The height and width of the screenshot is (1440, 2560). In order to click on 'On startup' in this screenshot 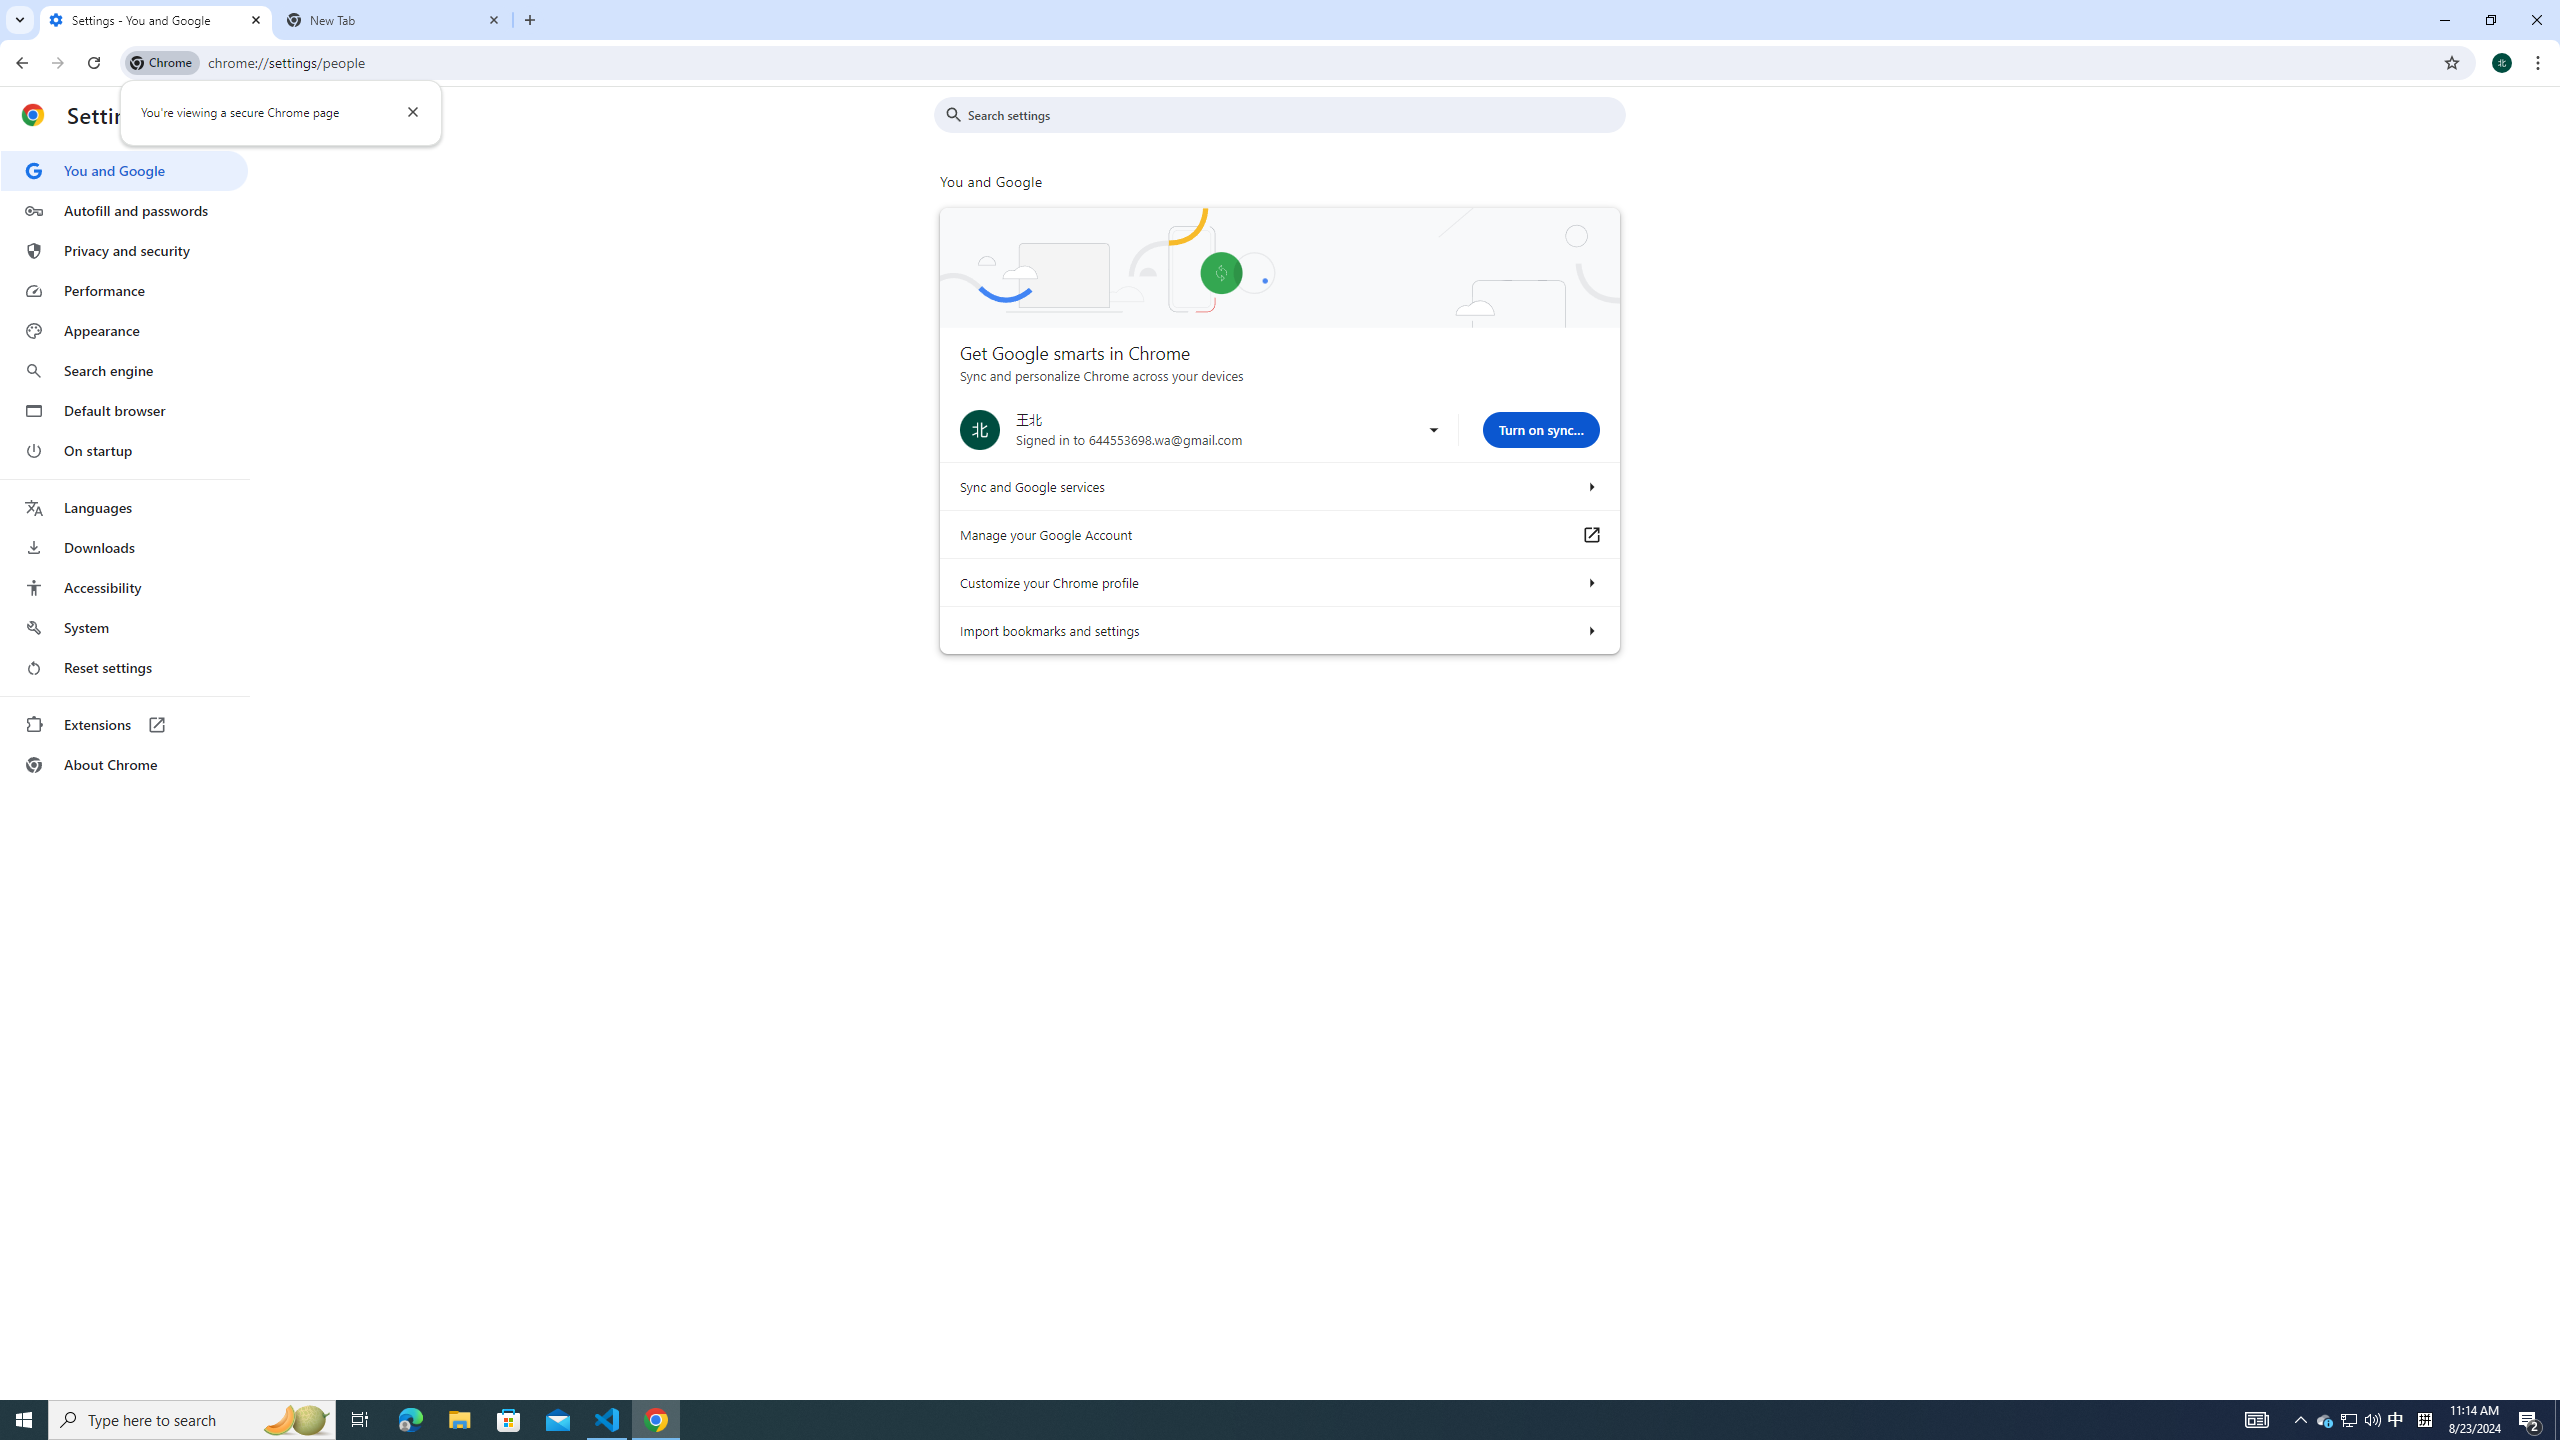, I will do `click(123, 449)`.